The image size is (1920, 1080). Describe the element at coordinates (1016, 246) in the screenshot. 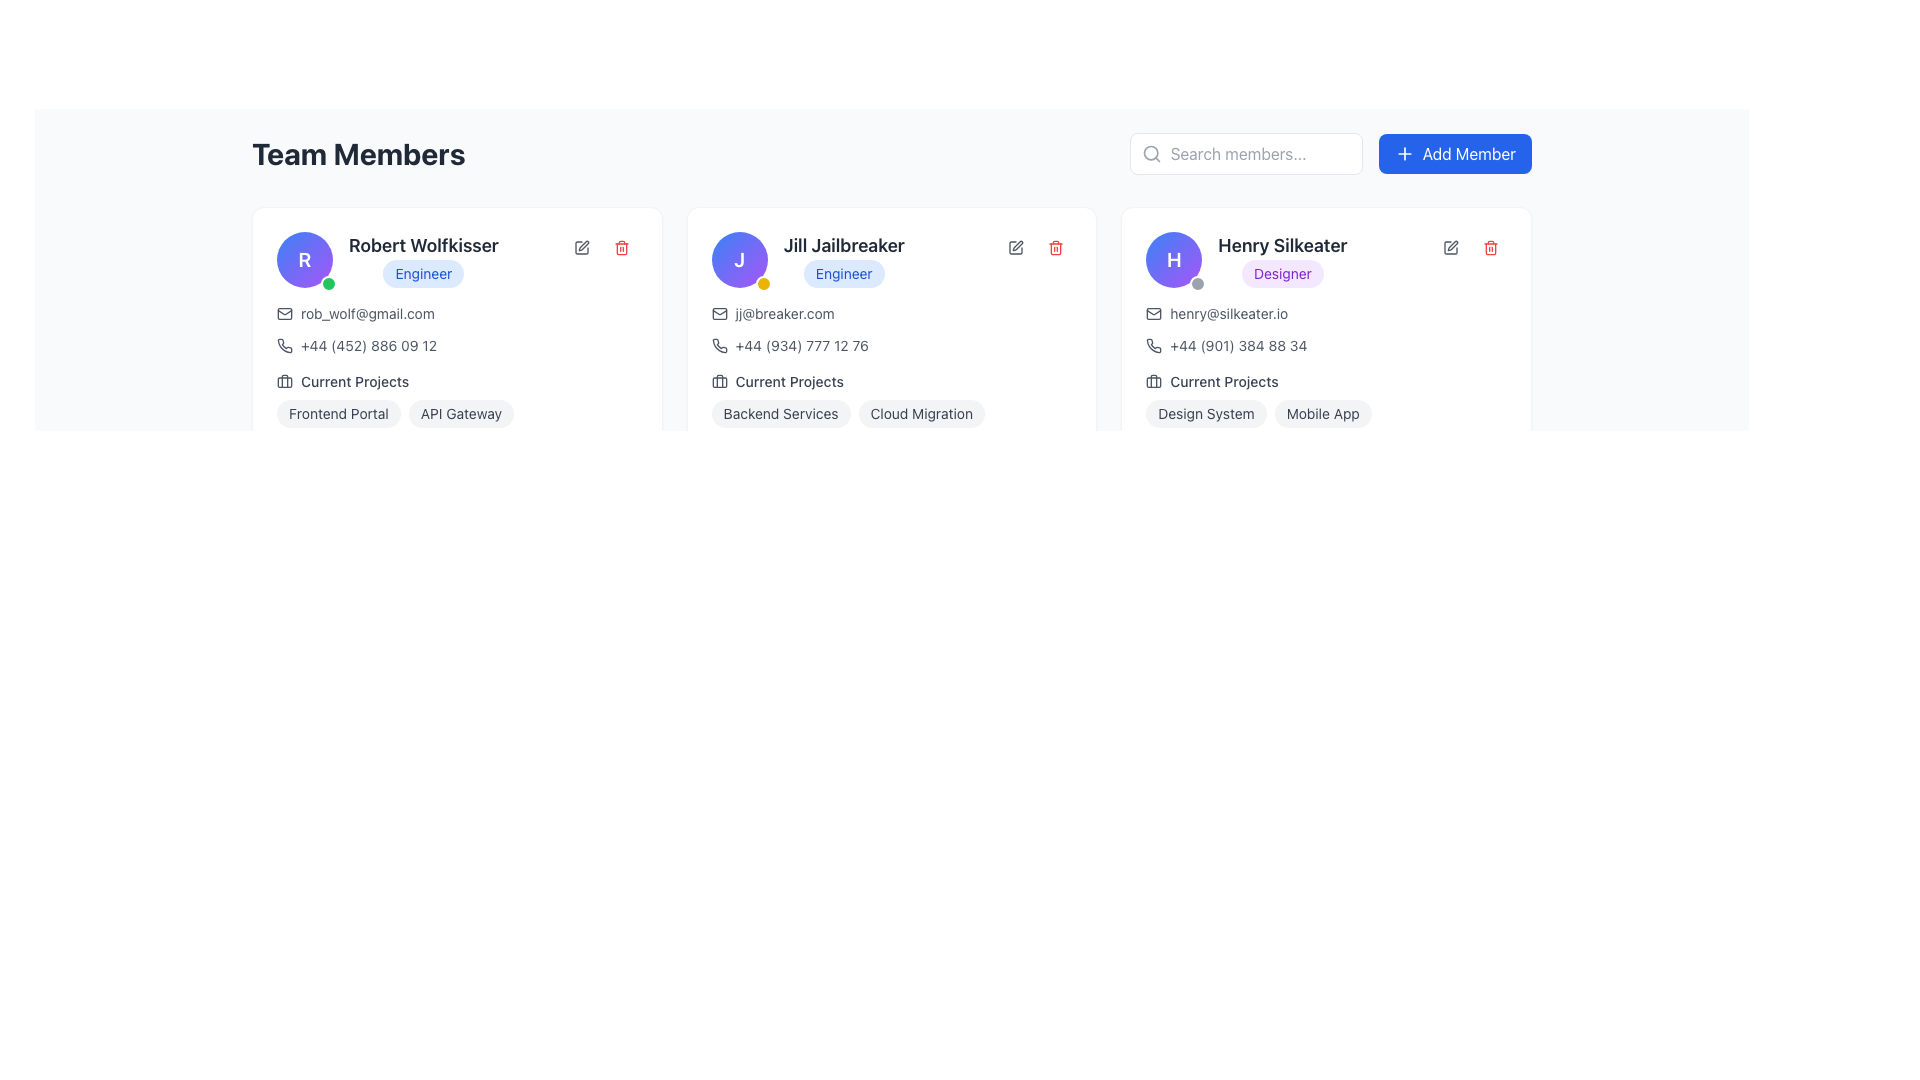

I see `the pen icon located at the top-right corner of Jill Jailbreaker's user card` at that location.